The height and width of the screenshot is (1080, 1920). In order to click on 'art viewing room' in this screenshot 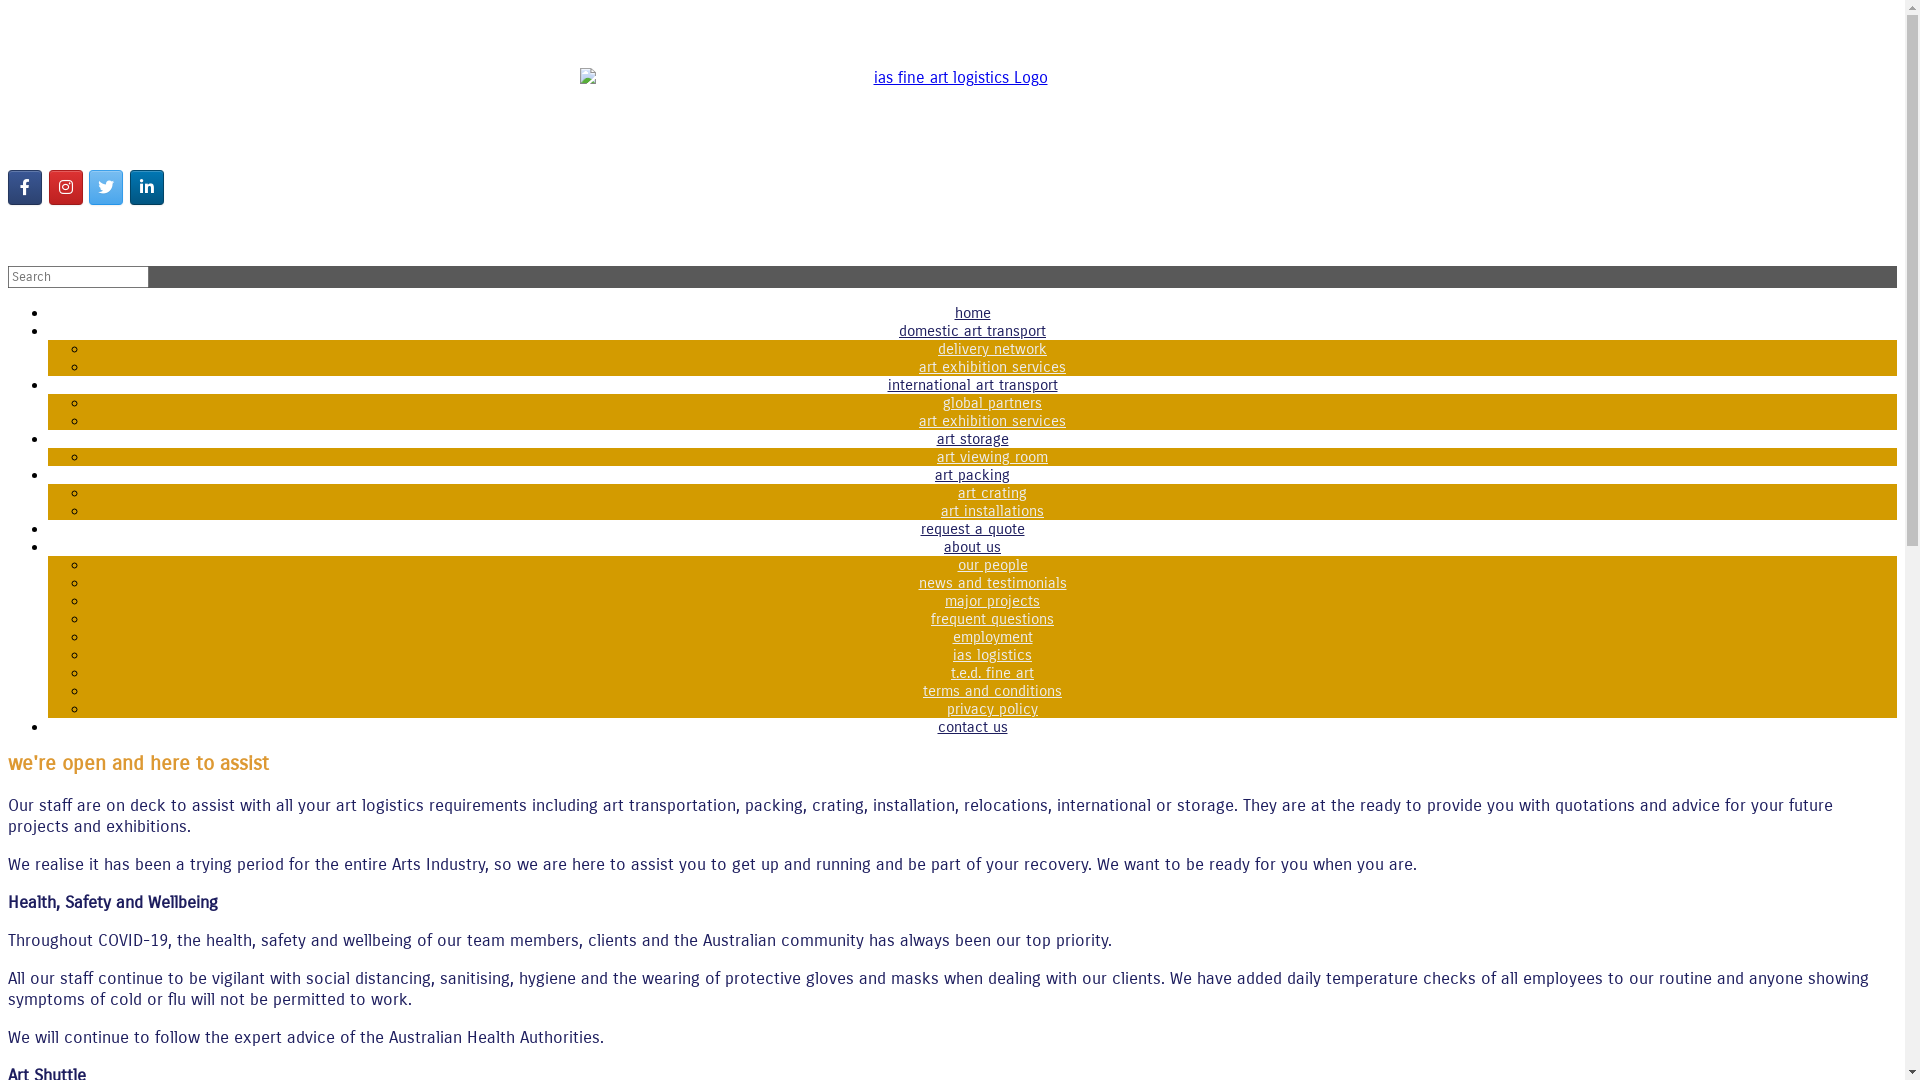, I will do `click(992, 456)`.